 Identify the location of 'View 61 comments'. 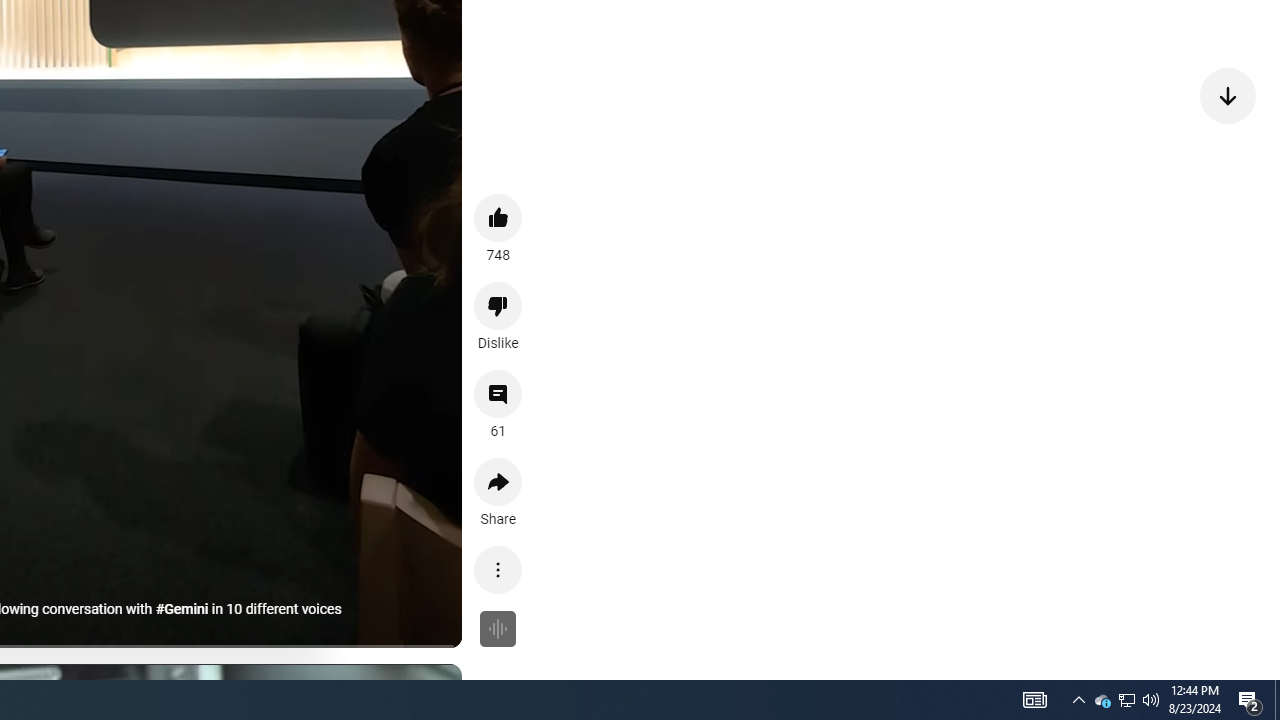
(498, 394).